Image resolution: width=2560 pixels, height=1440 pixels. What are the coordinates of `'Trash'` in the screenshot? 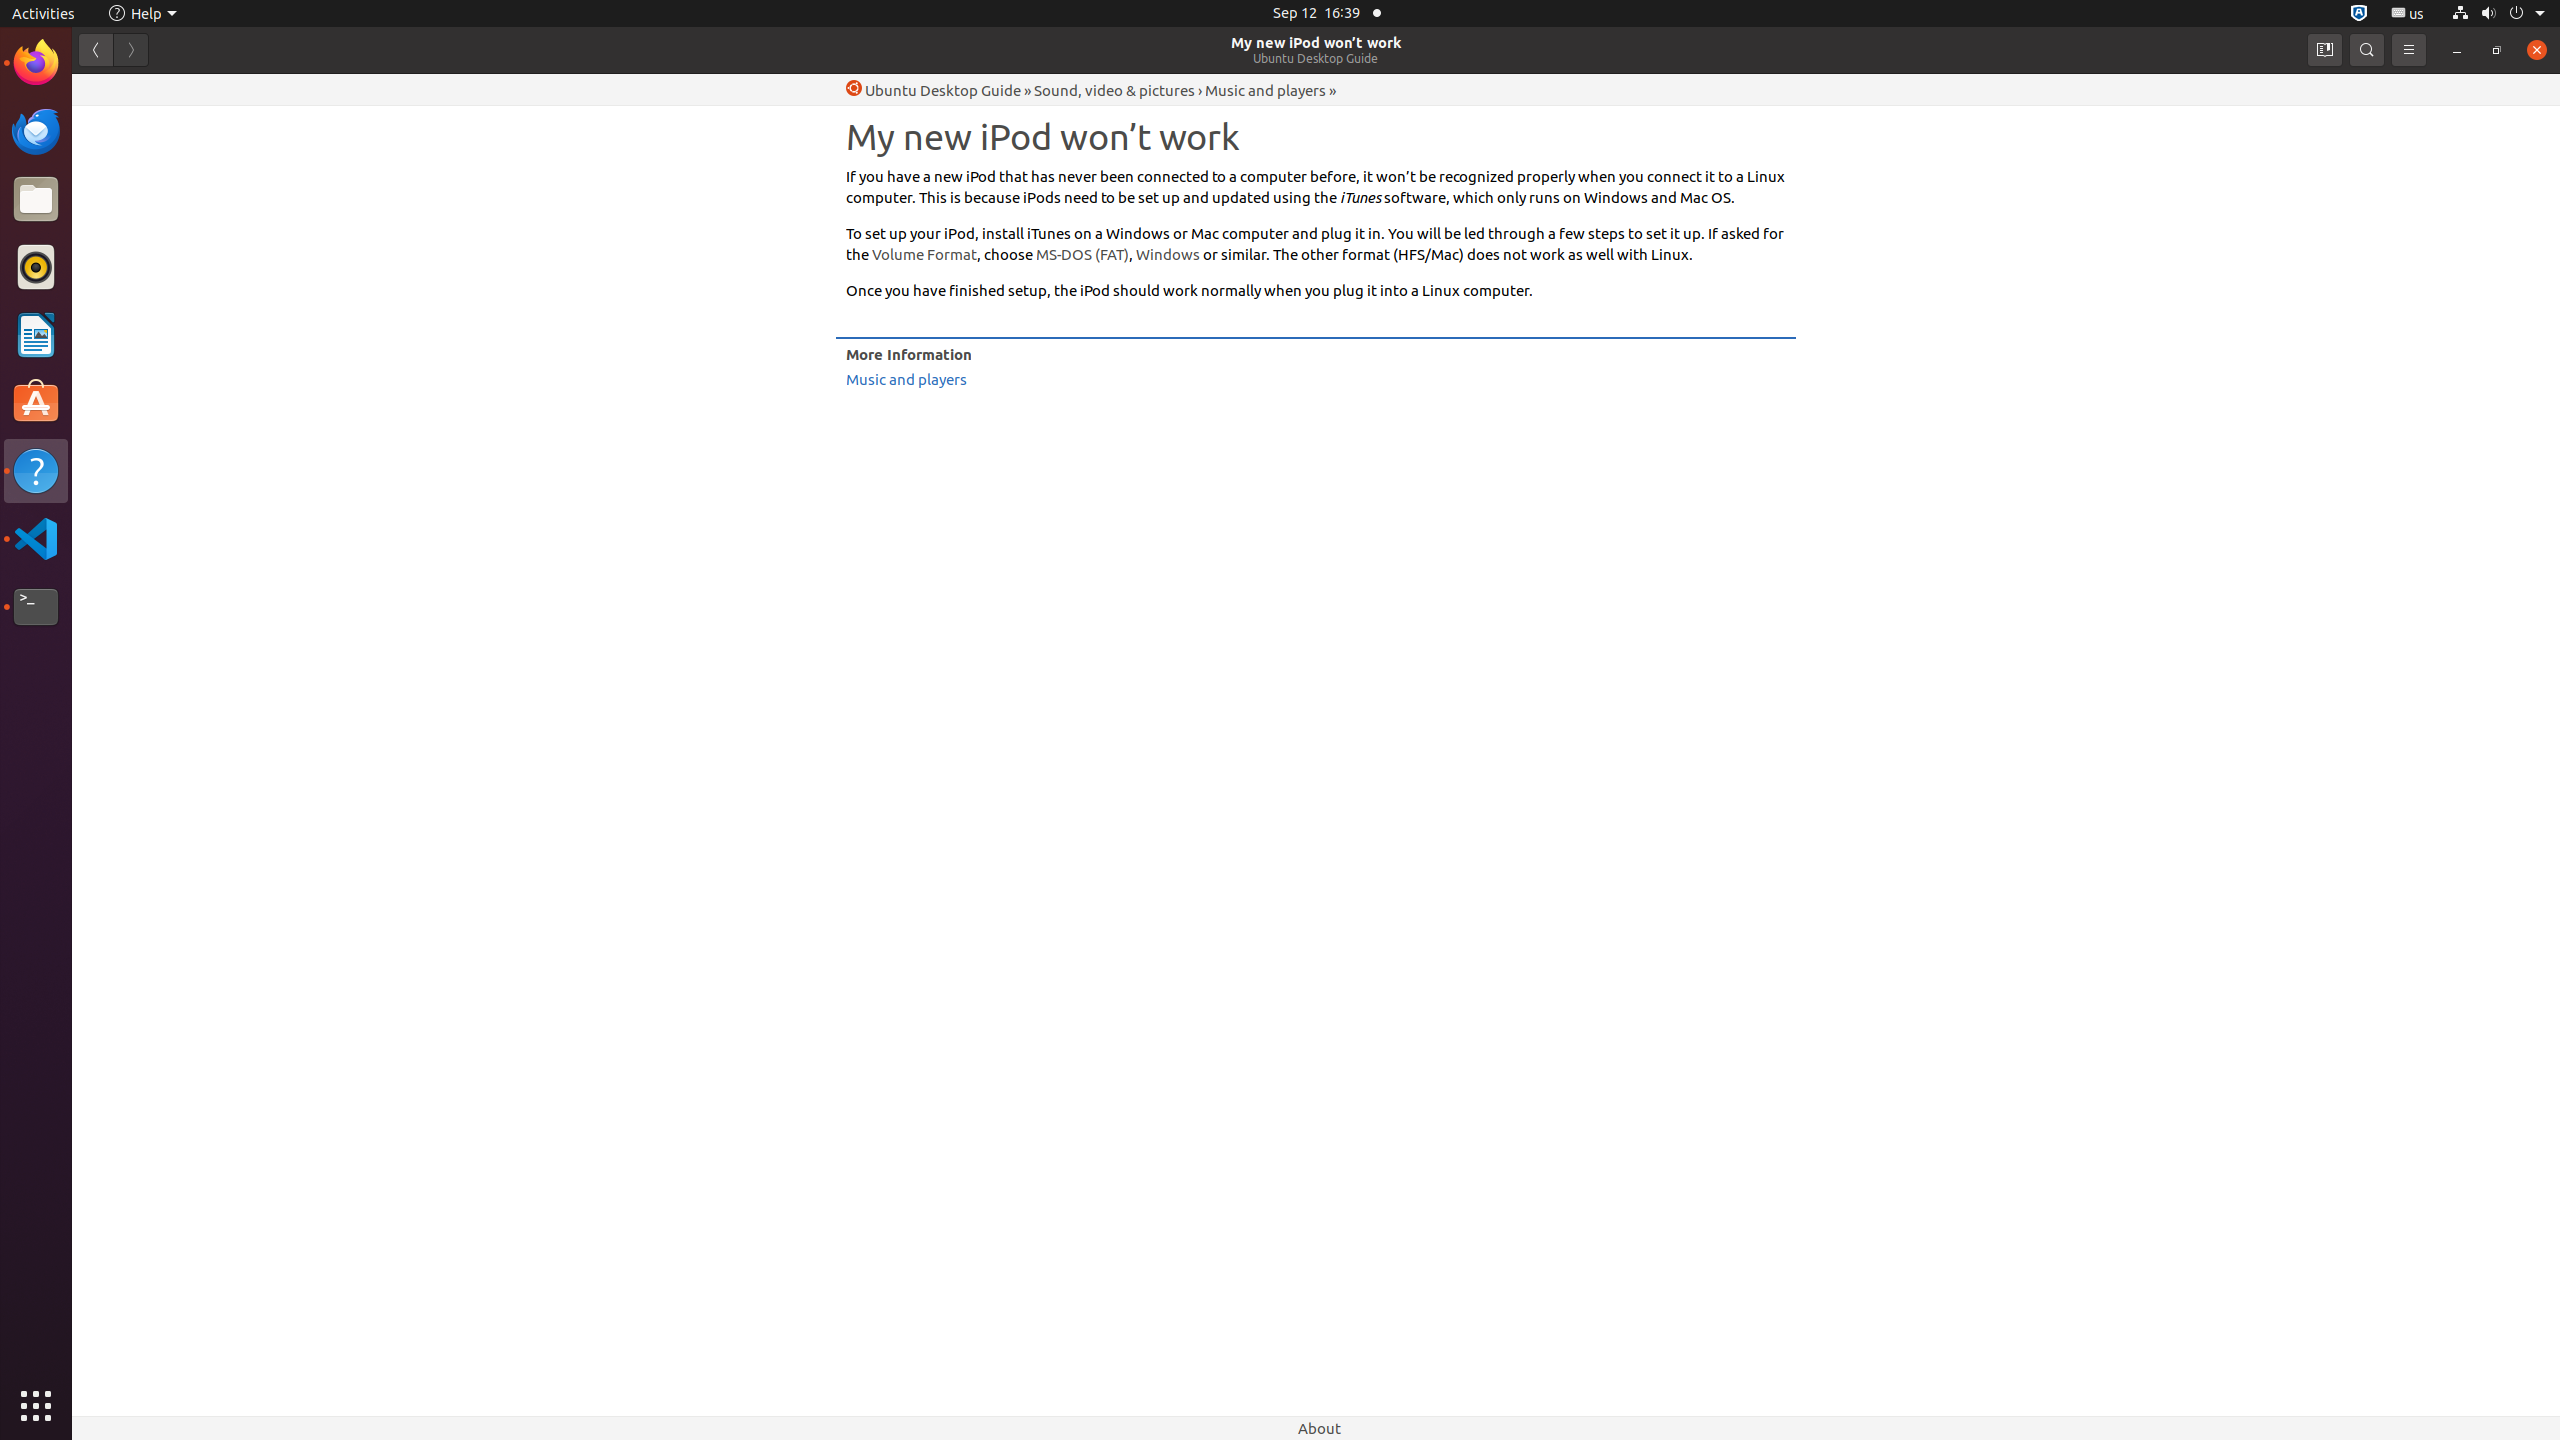 It's located at (133, 189).